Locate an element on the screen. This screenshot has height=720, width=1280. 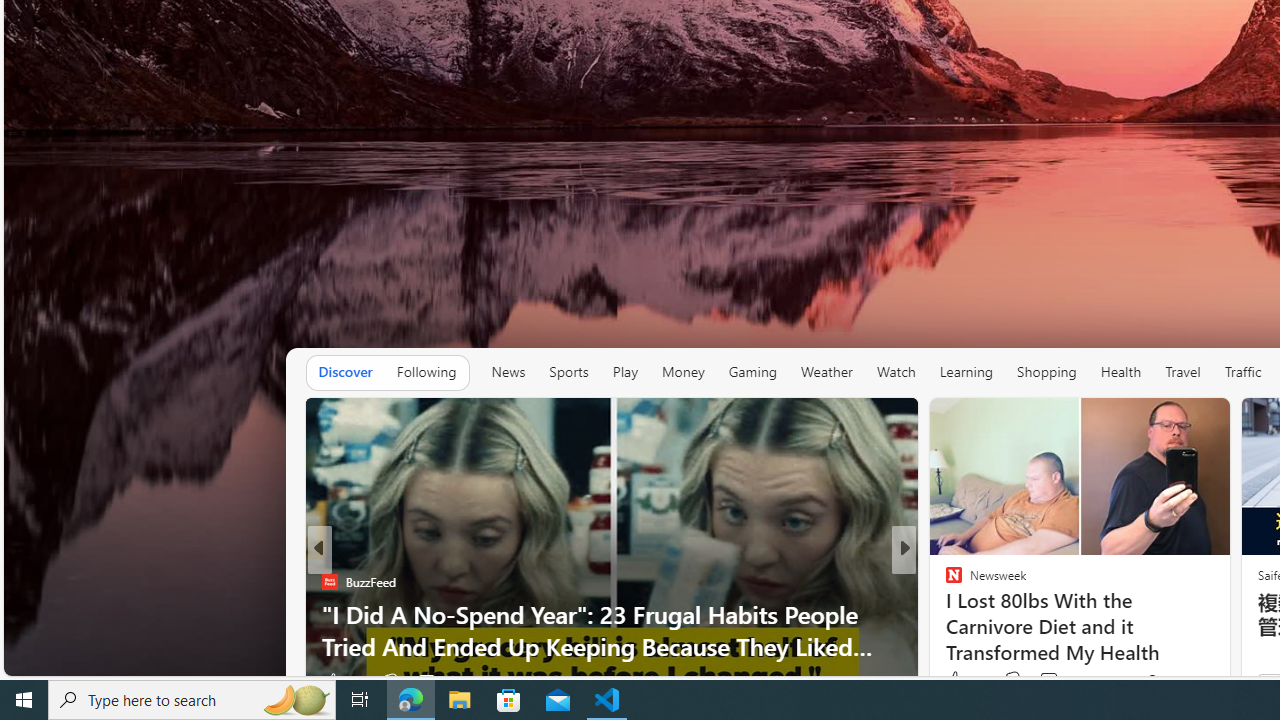
'21 Like' is located at coordinates (955, 680).